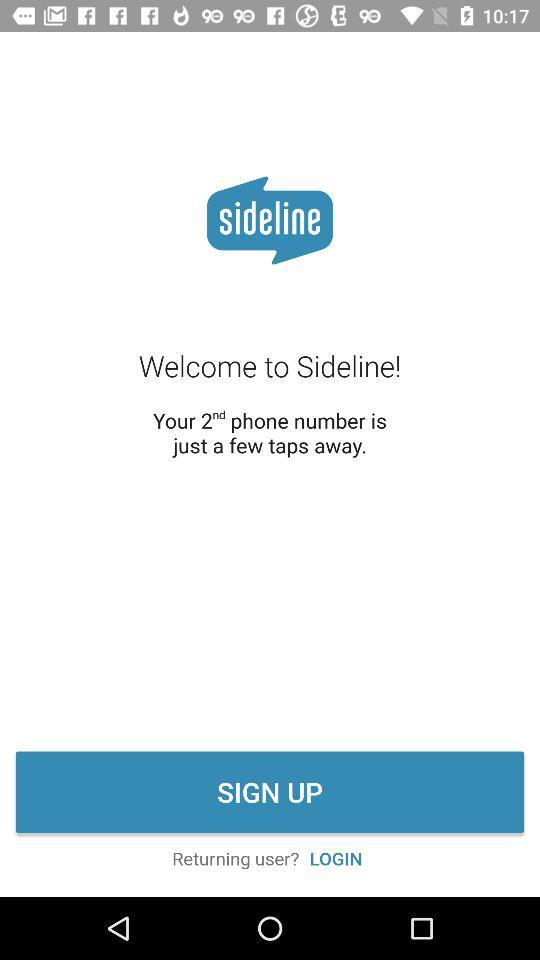 The width and height of the screenshot is (540, 960). I want to click on icon below the sign up icon, so click(336, 857).